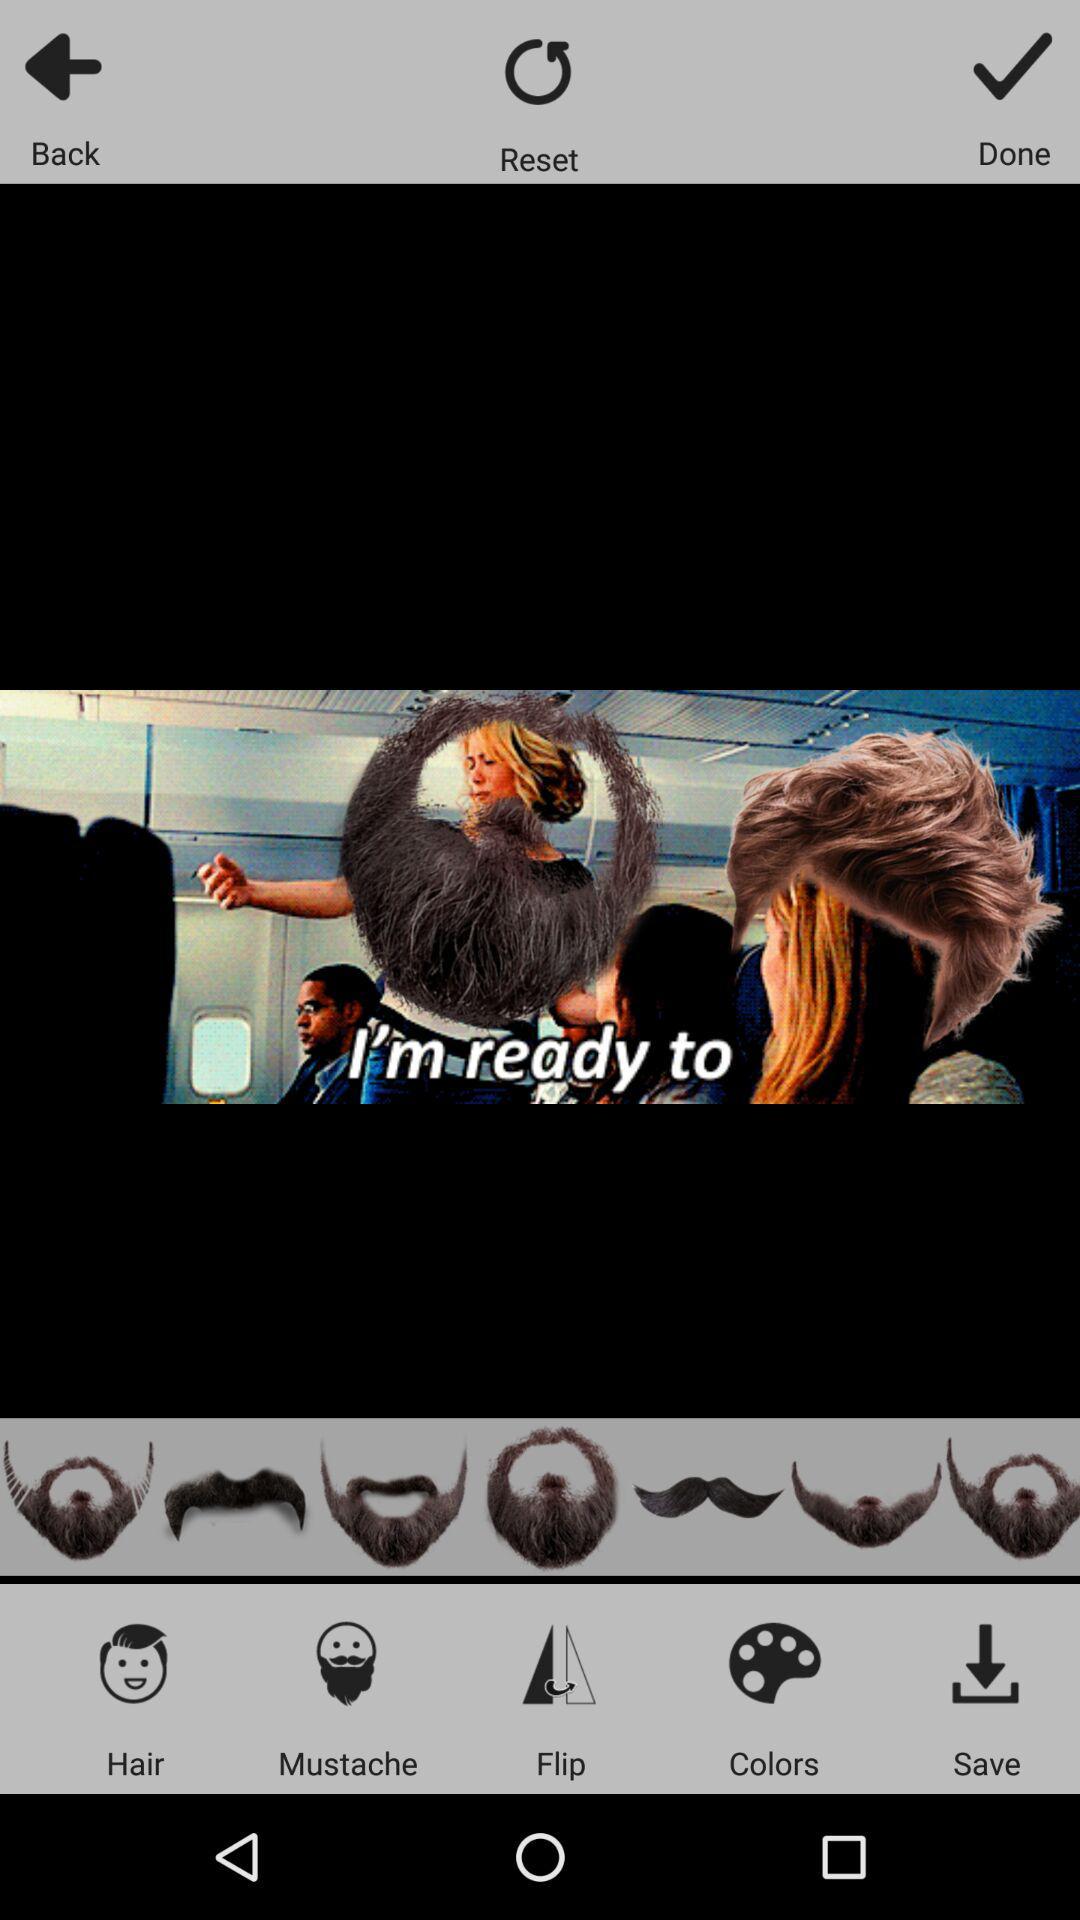  What do you see at coordinates (77, 1497) in the screenshot?
I see `bear` at bounding box center [77, 1497].